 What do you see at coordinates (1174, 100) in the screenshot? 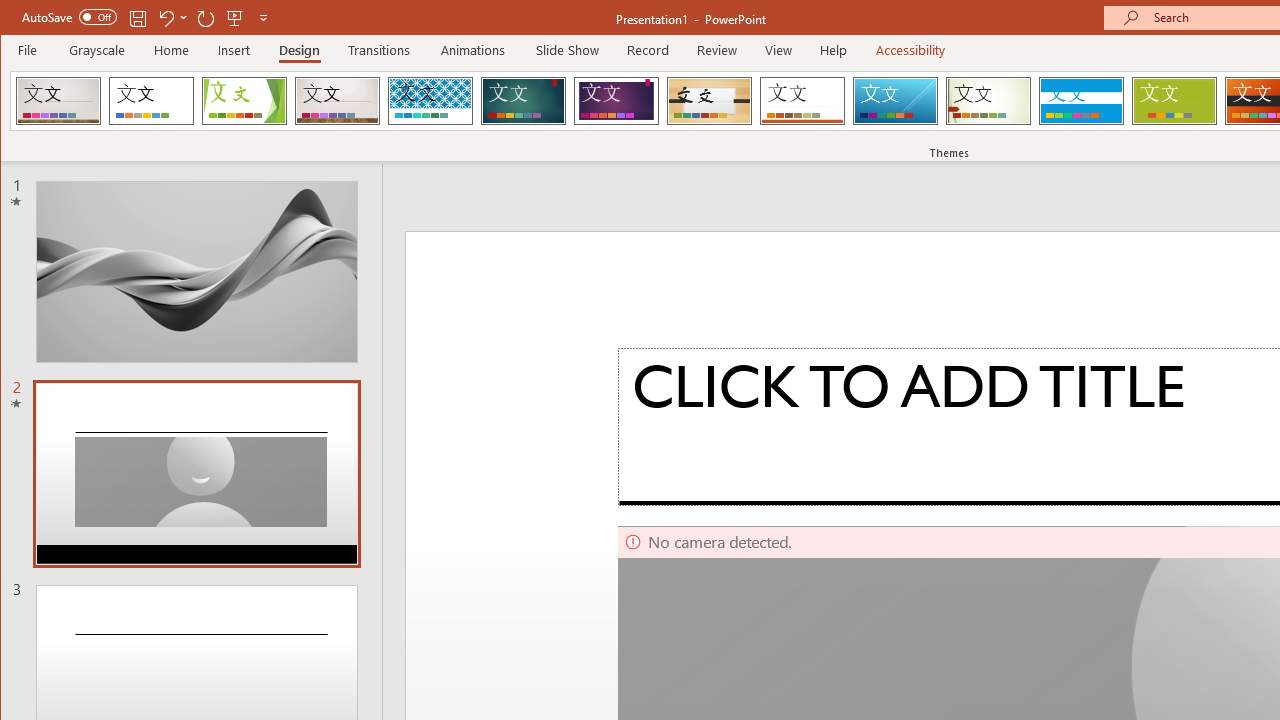
I see `'Basis'` at bounding box center [1174, 100].